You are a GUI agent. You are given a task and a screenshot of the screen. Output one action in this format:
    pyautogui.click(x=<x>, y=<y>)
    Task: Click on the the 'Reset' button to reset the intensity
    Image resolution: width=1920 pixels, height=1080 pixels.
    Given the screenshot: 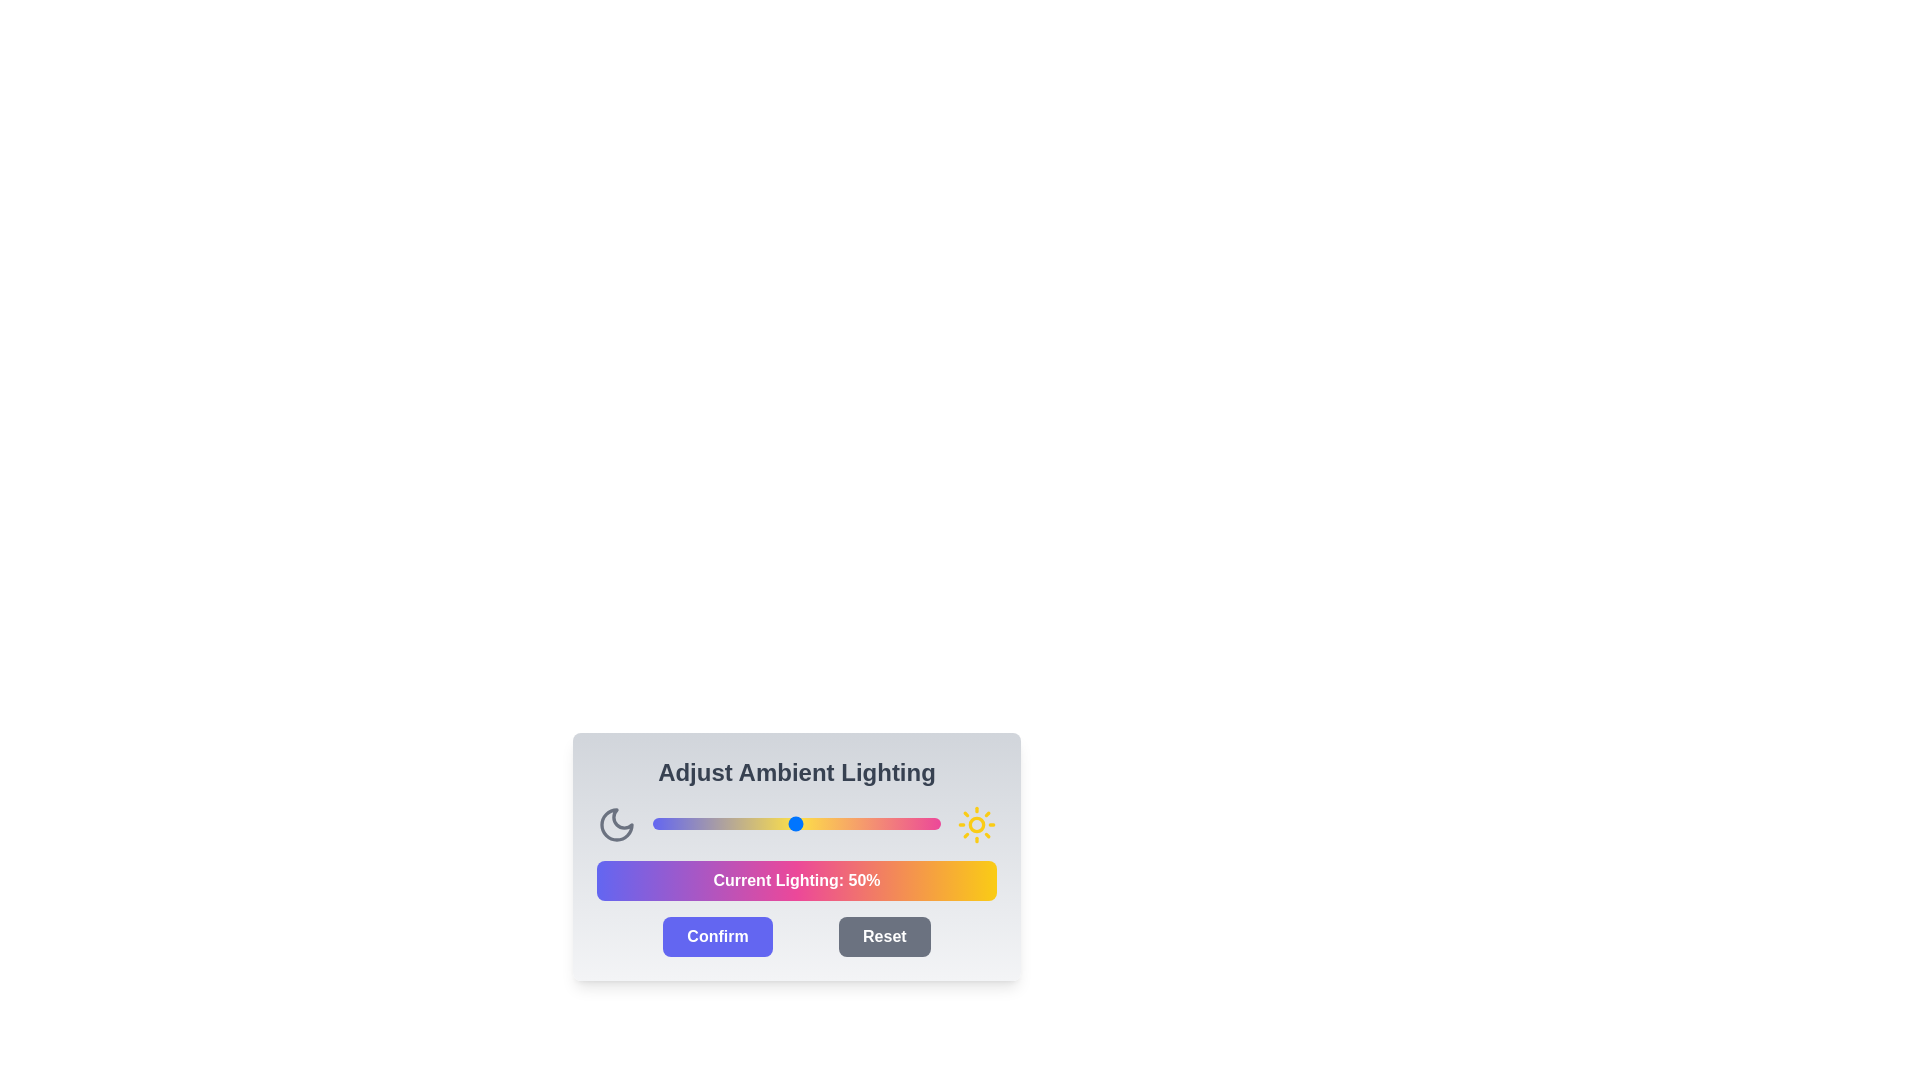 What is the action you would take?
    pyautogui.click(x=882, y=937)
    